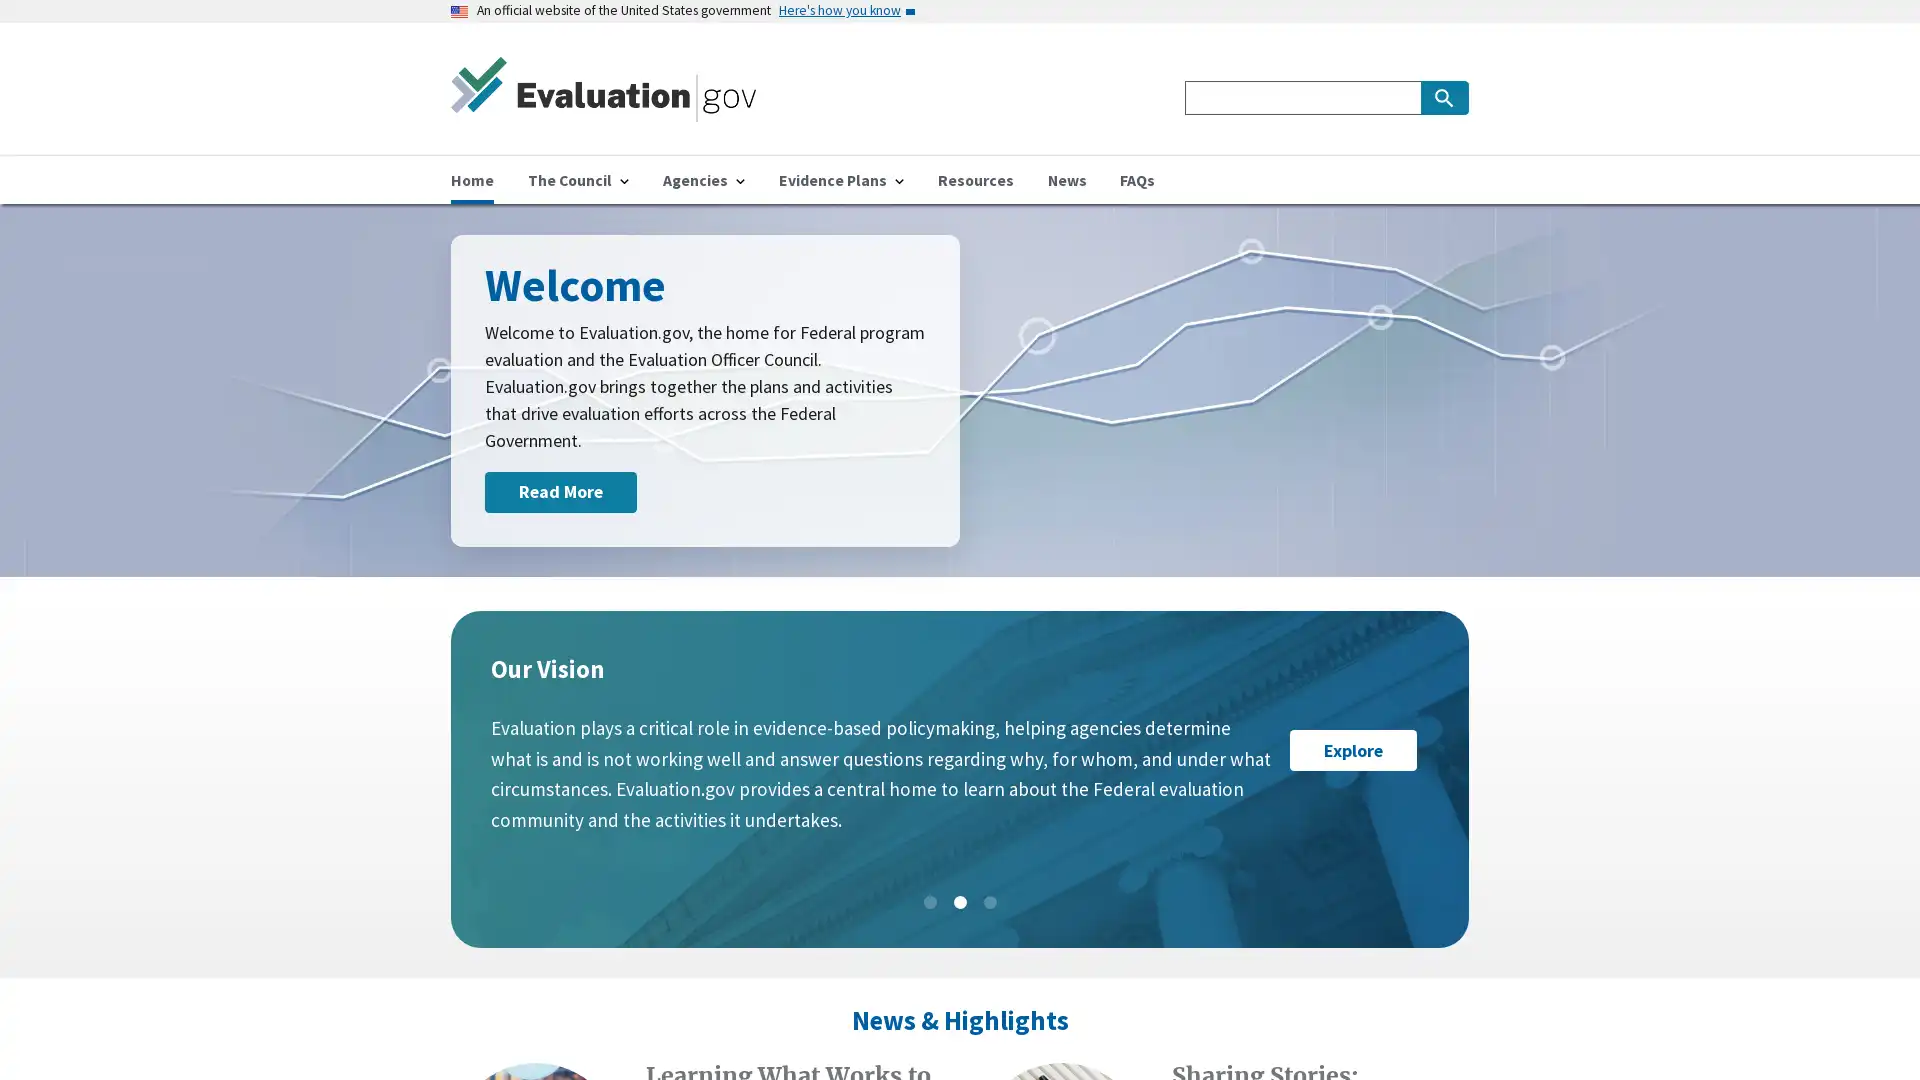  Describe the element at coordinates (703, 180) in the screenshot. I see `Agencies` at that location.